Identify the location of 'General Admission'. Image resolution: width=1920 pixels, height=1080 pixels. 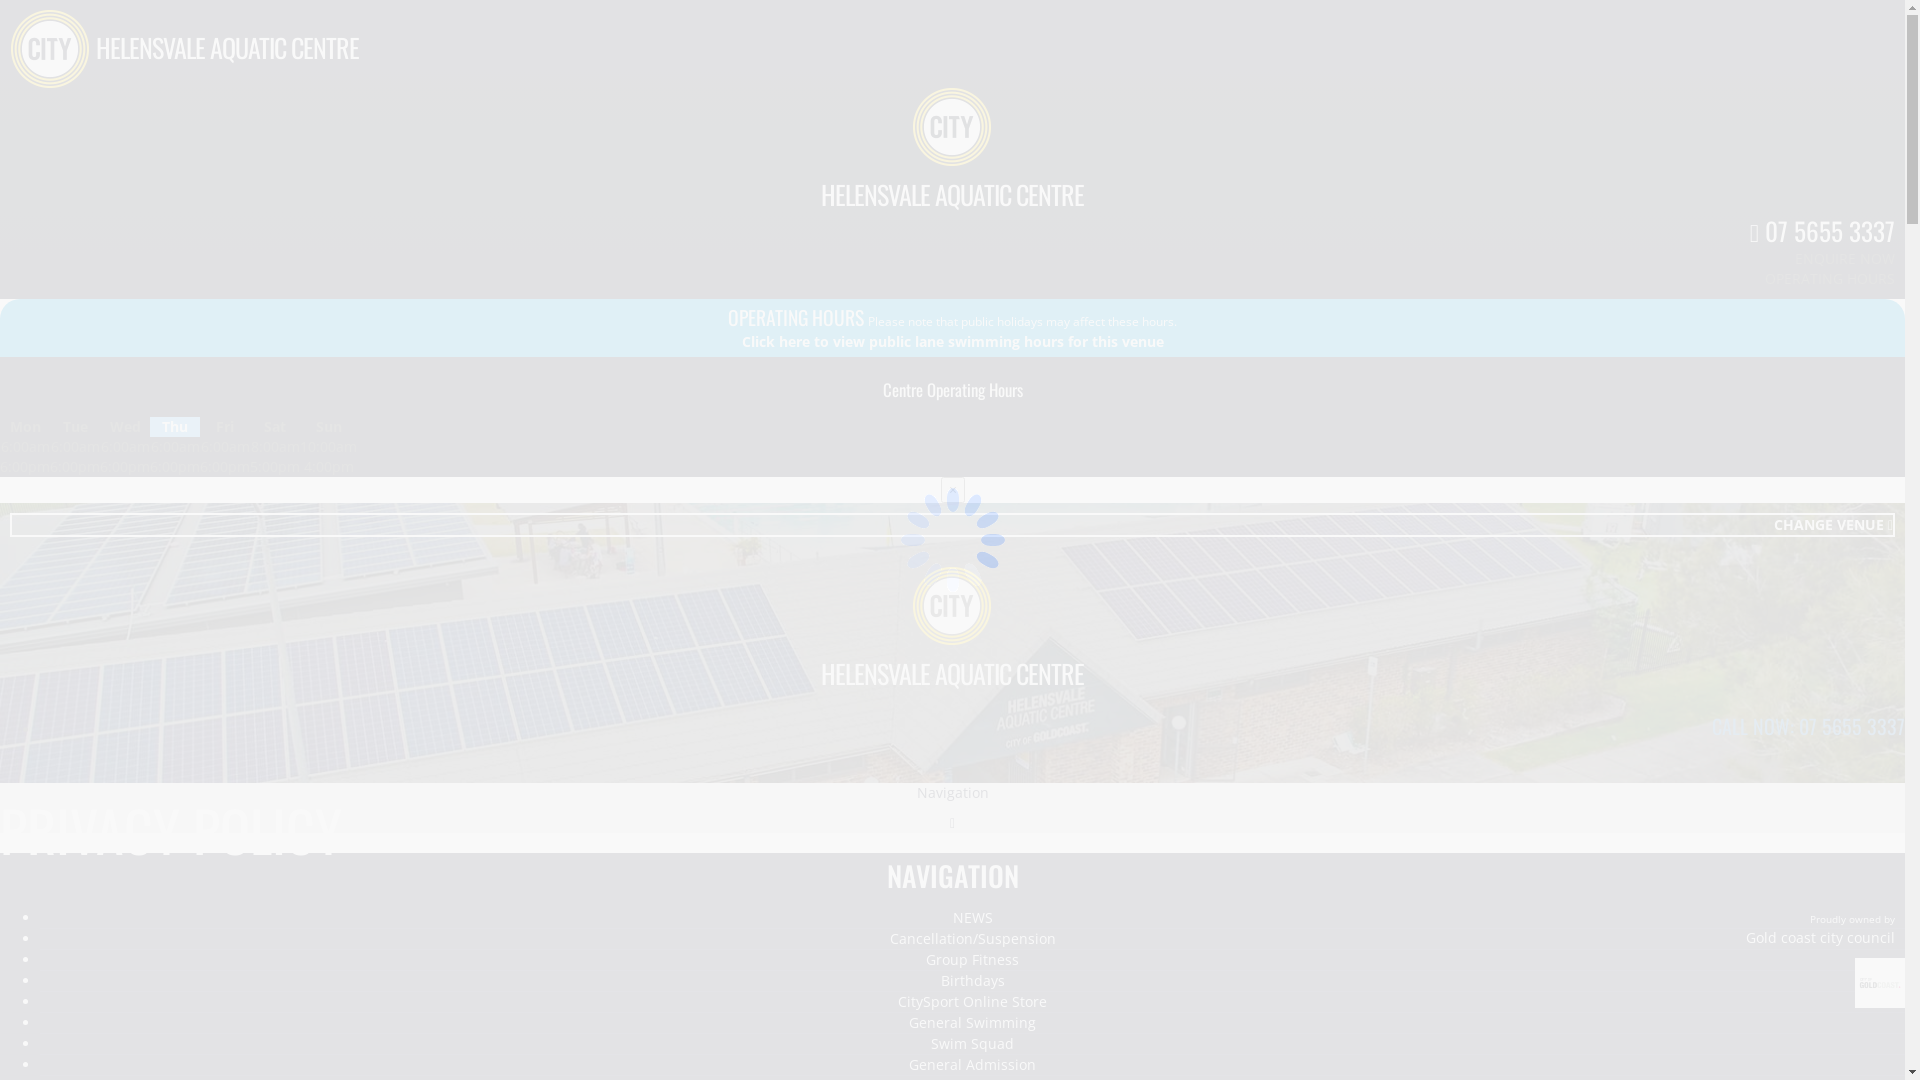
(972, 1063).